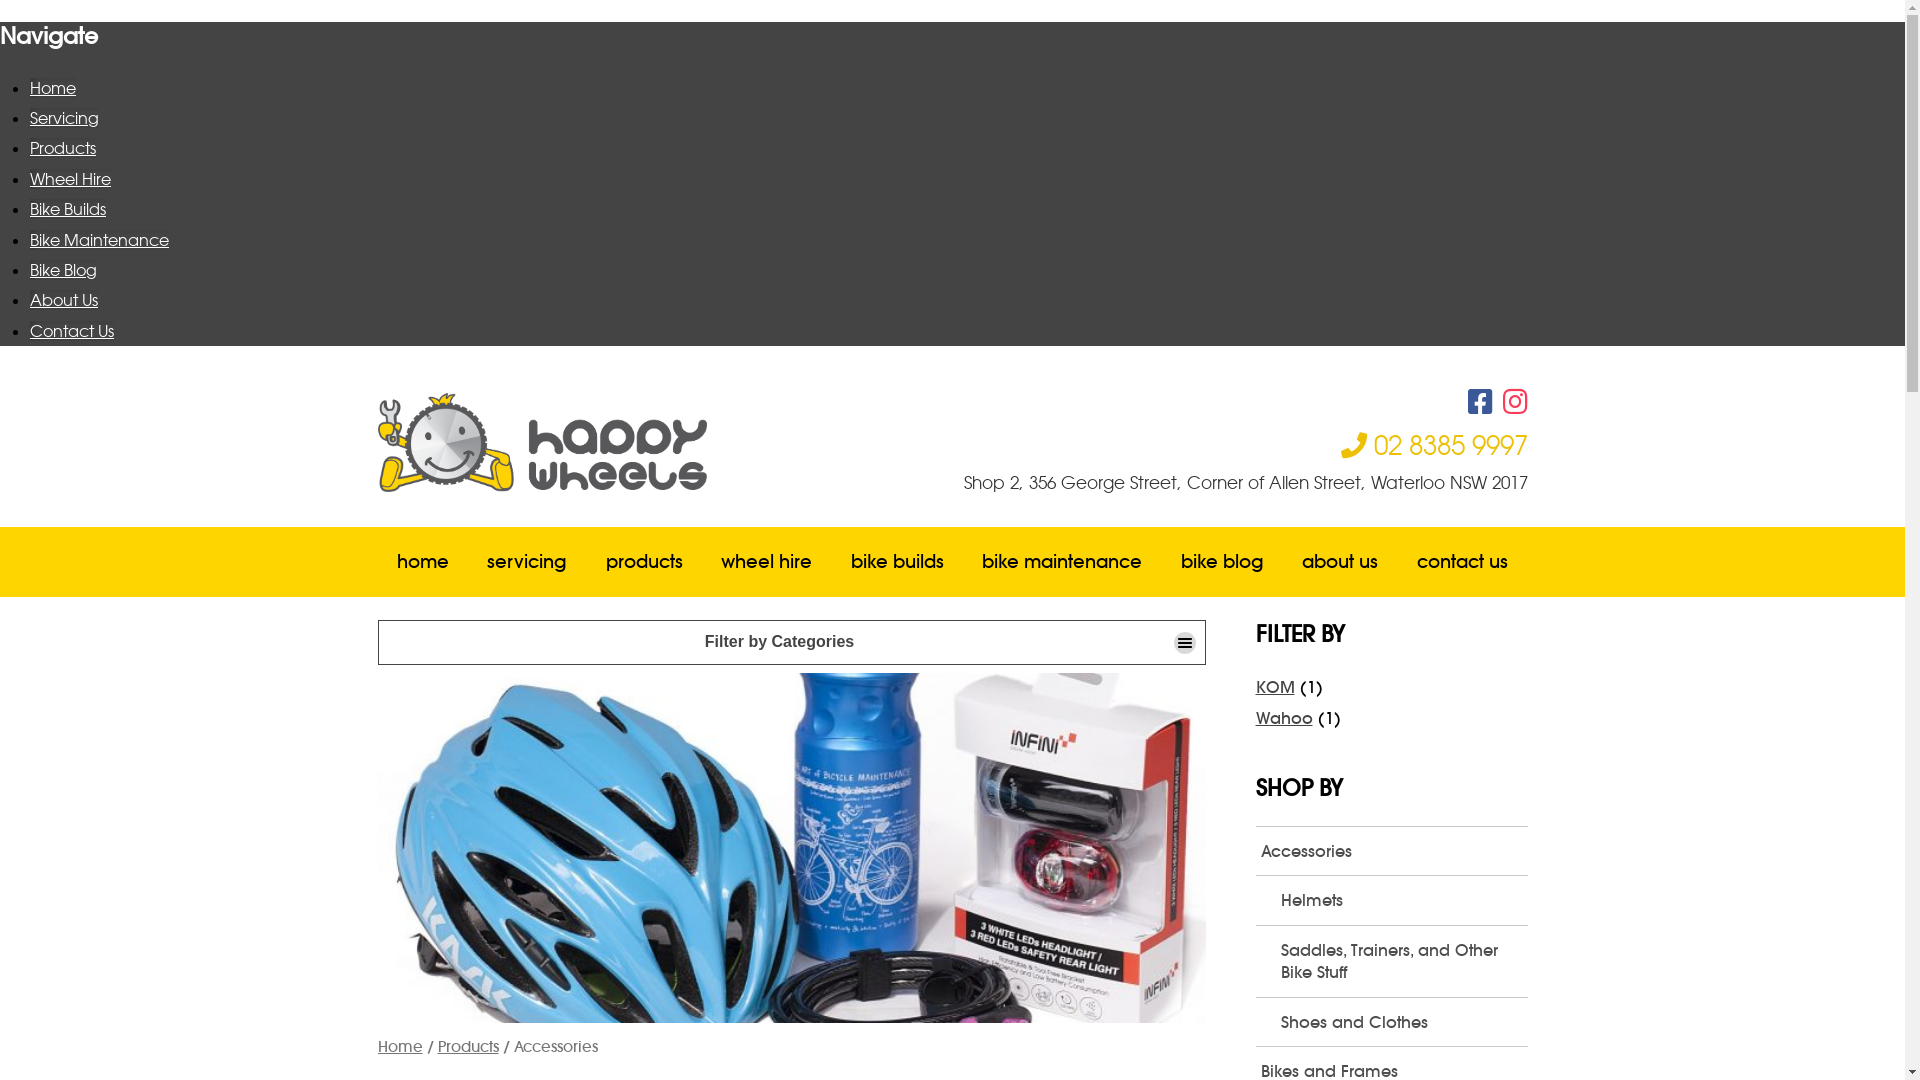  I want to click on 'Bike Builds', so click(67, 208).